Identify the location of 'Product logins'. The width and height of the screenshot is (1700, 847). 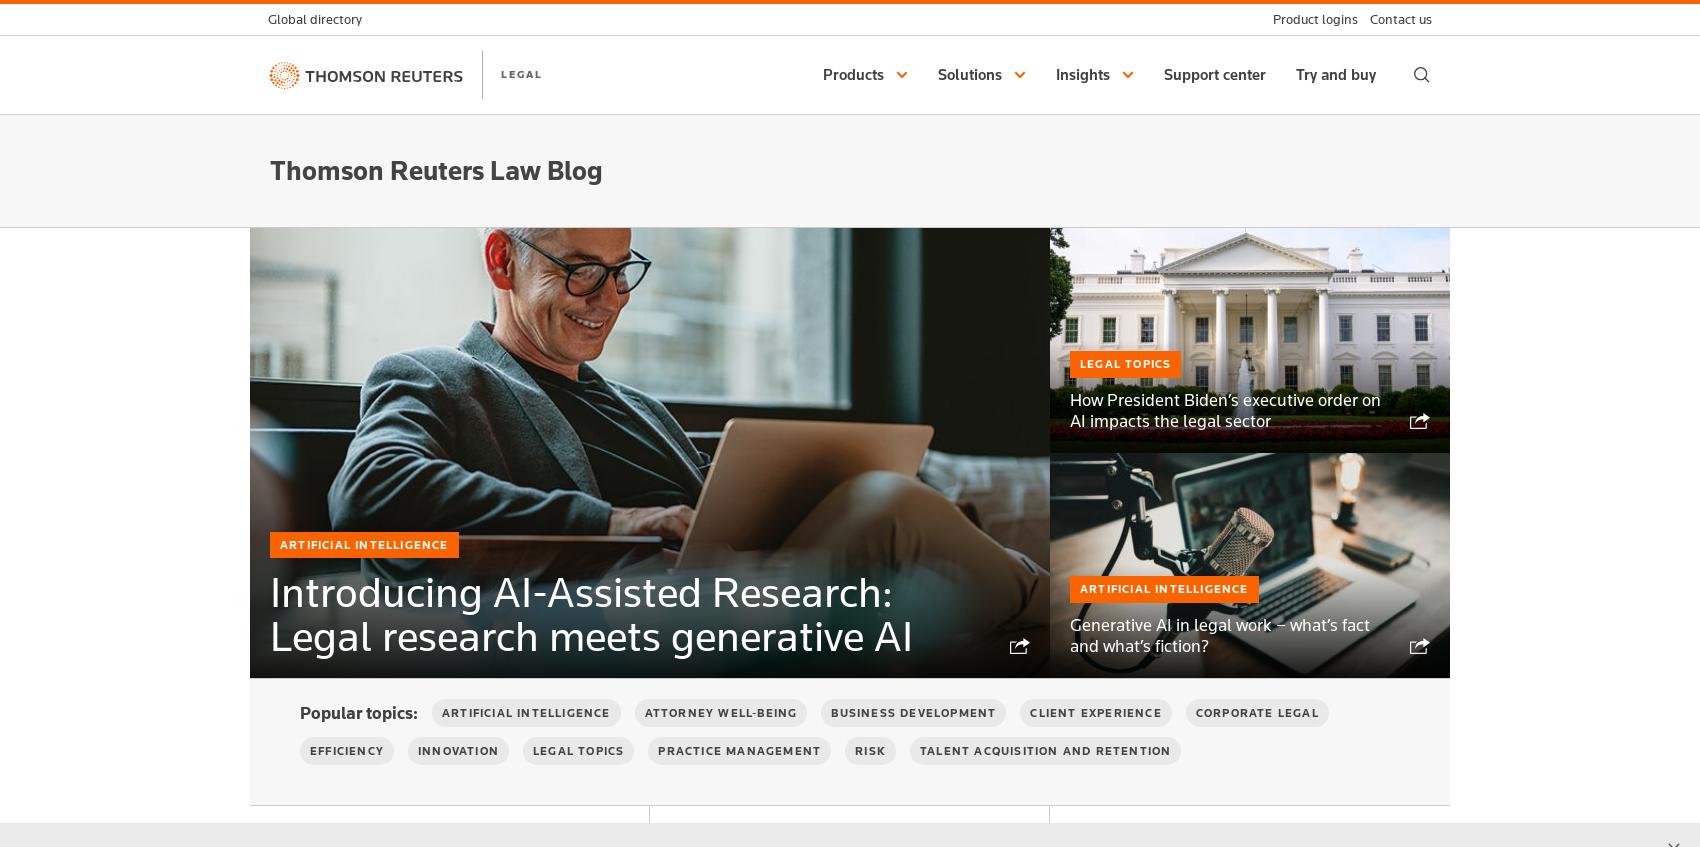
(1315, 18).